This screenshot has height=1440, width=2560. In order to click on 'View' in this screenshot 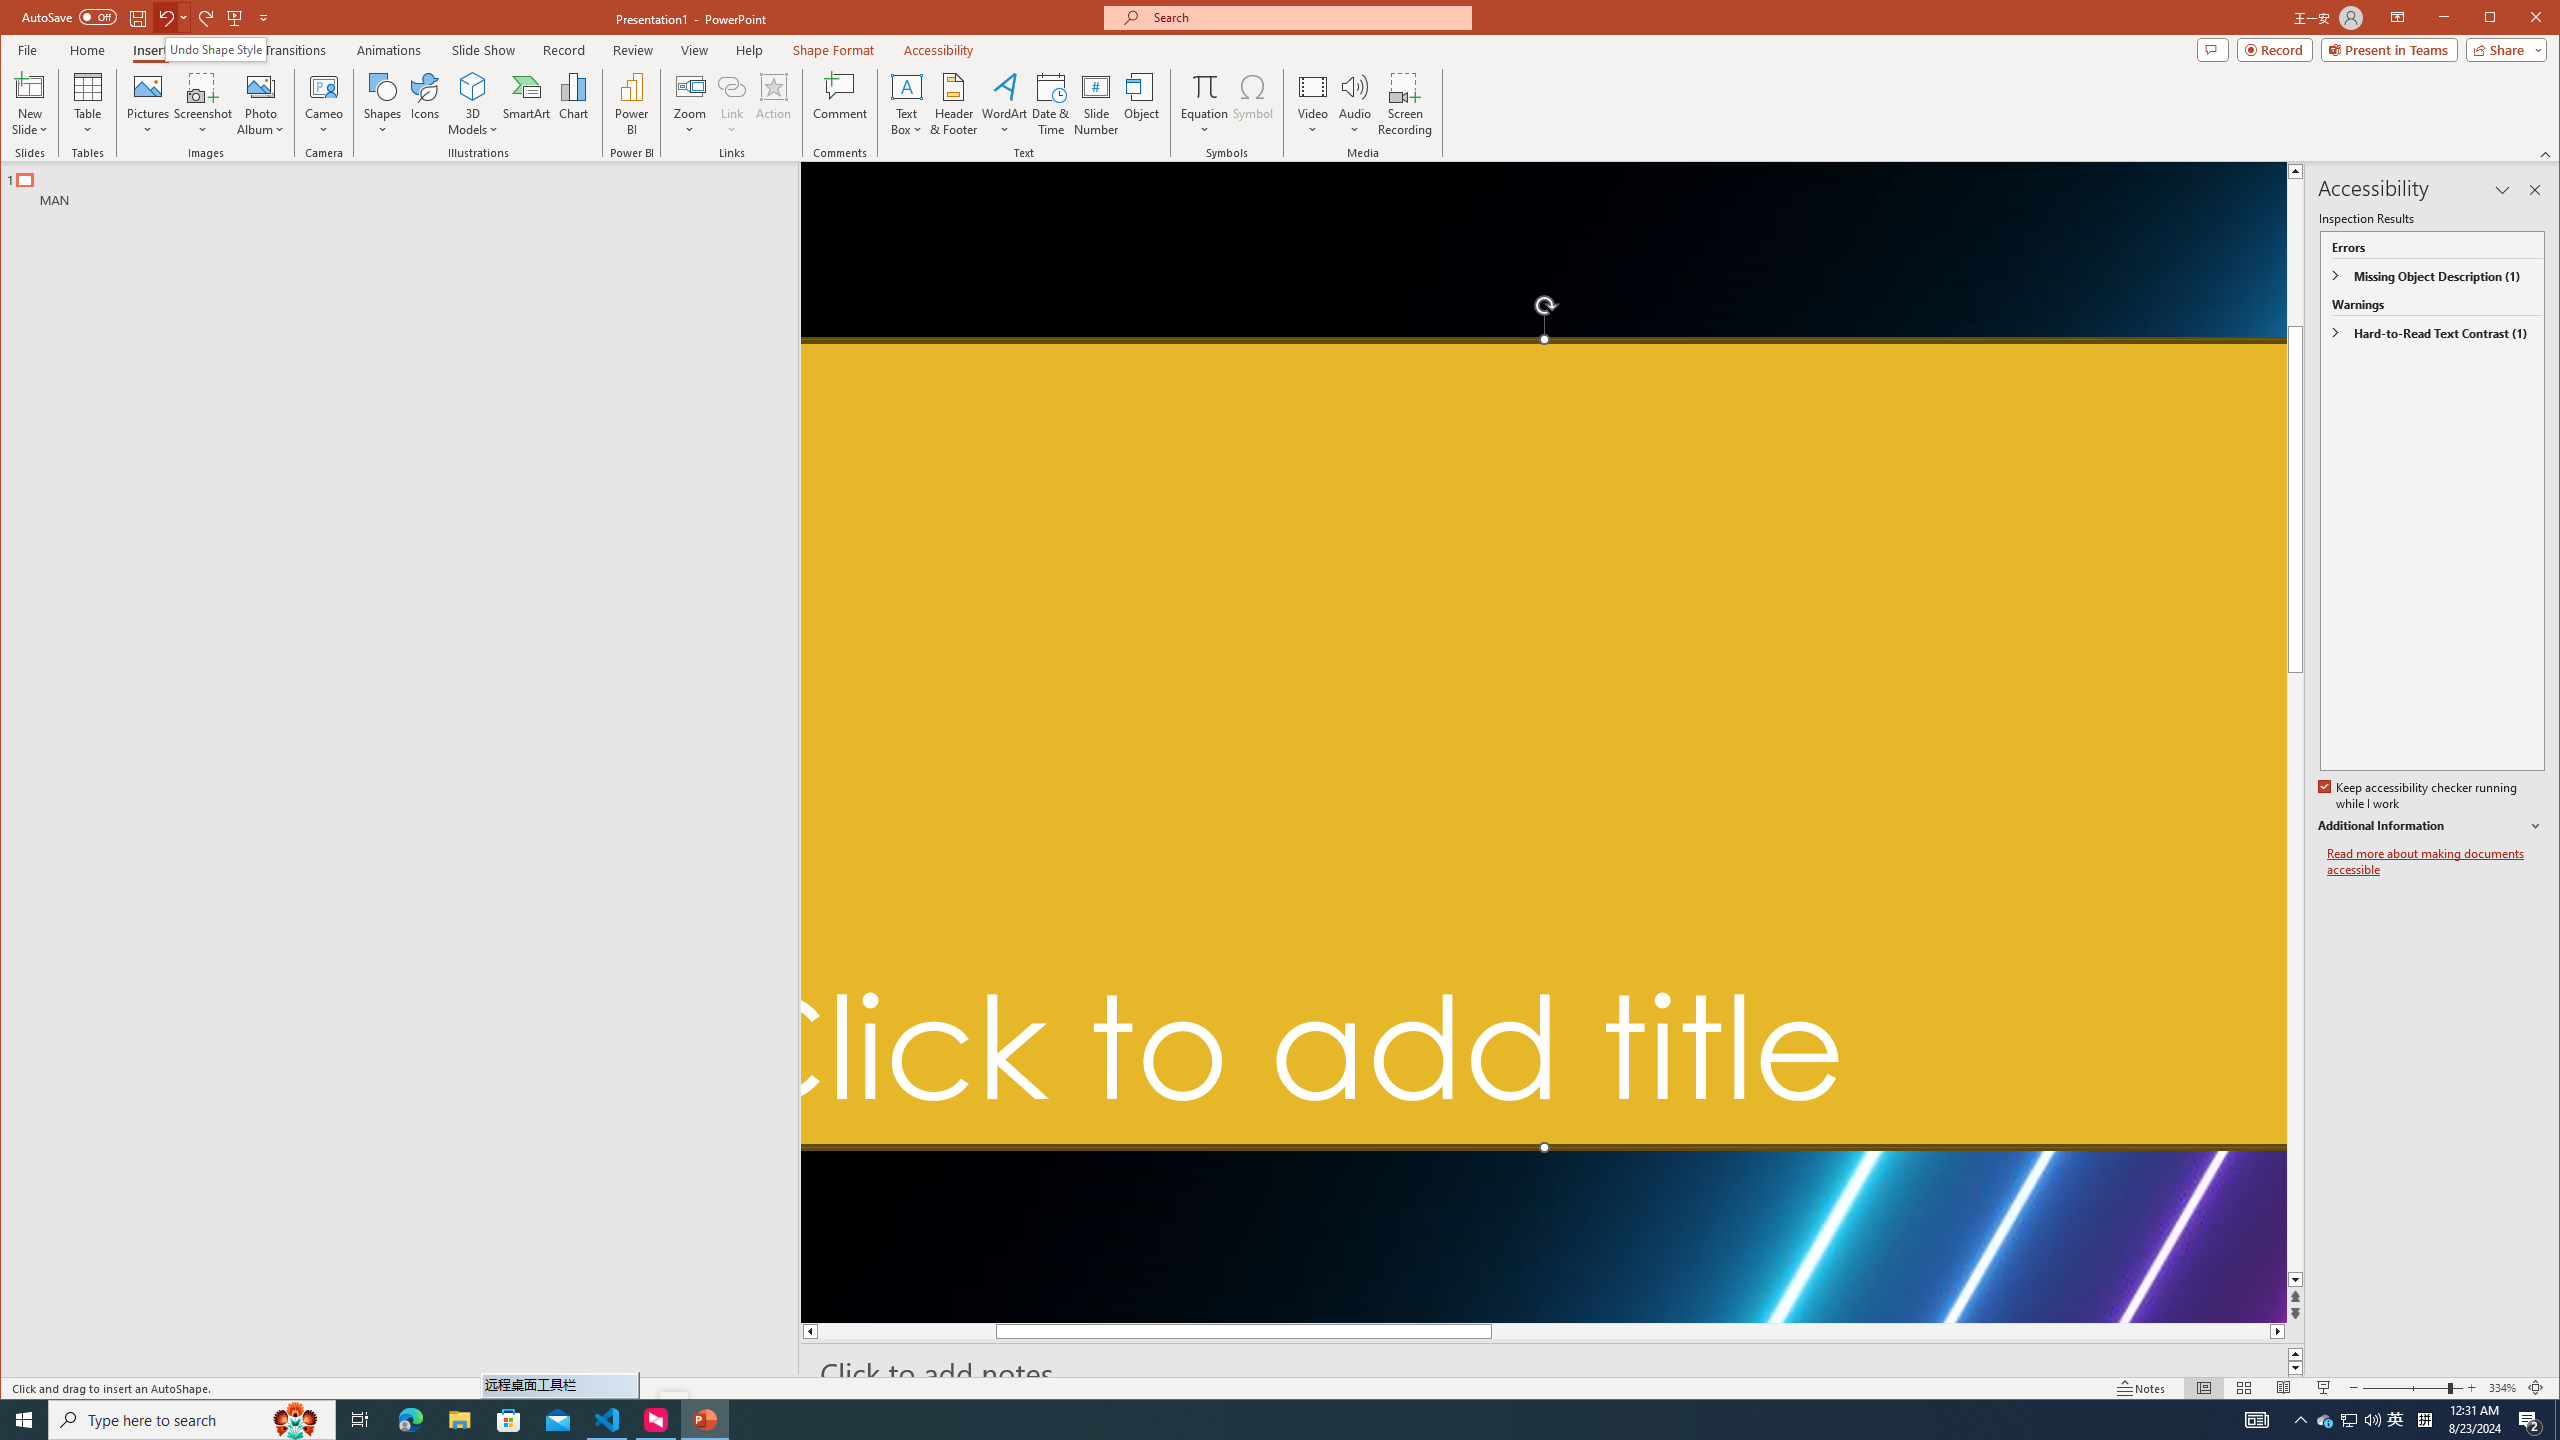, I will do `click(694, 49)`.